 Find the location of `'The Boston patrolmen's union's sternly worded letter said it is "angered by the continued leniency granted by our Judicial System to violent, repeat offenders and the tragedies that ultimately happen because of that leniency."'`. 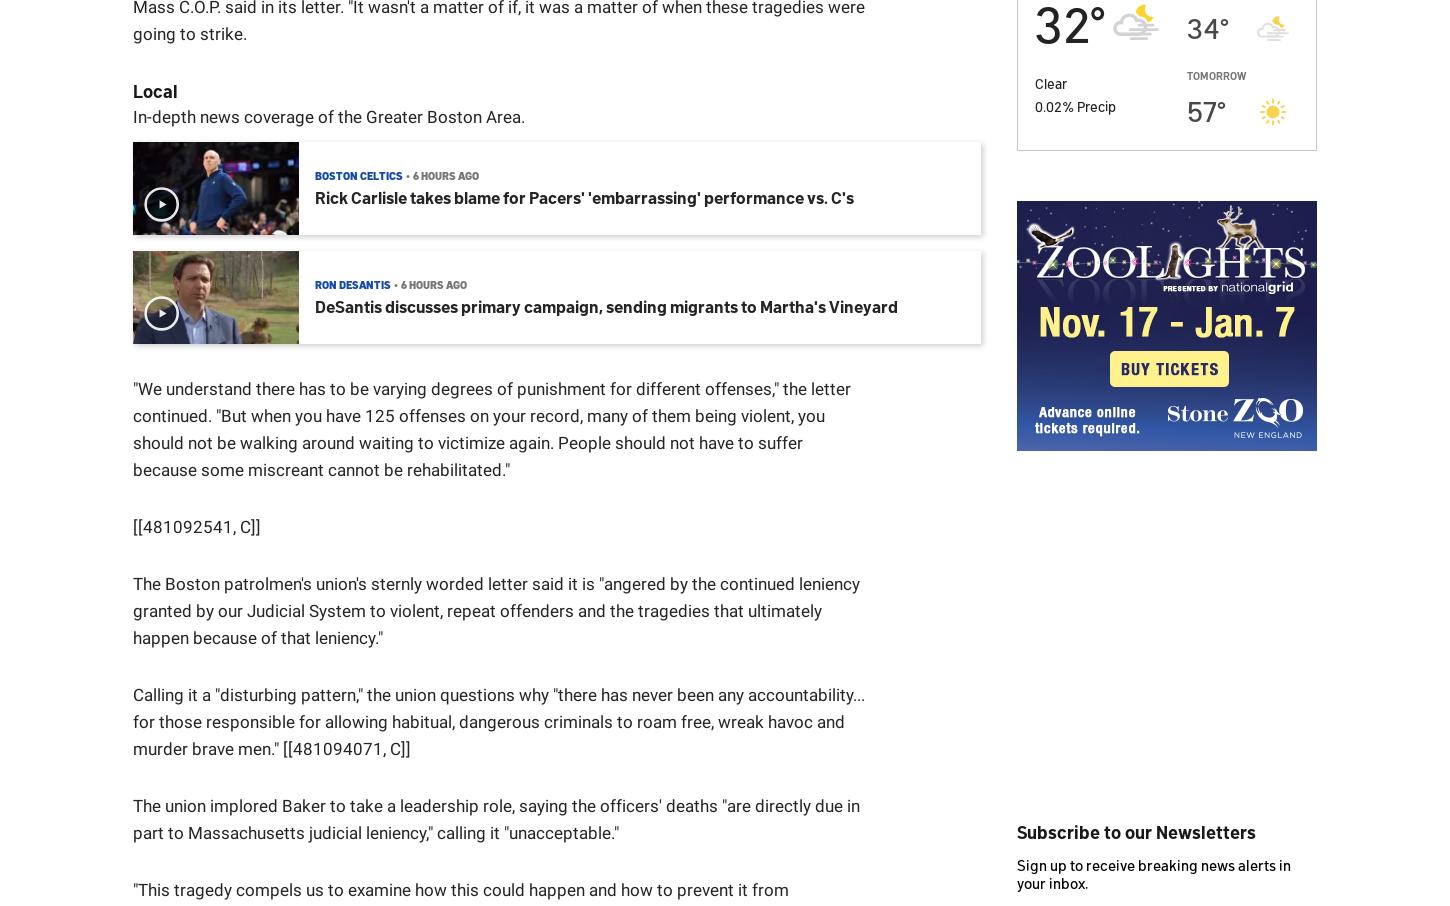

'The Boston patrolmen's union's sternly worded letter said it is "angered by the continued leniency granted by our Judicial System to violent, repeat offenders and the tragedies that ultimately happen because of that leniency."' is located at coordinates (496, 610).